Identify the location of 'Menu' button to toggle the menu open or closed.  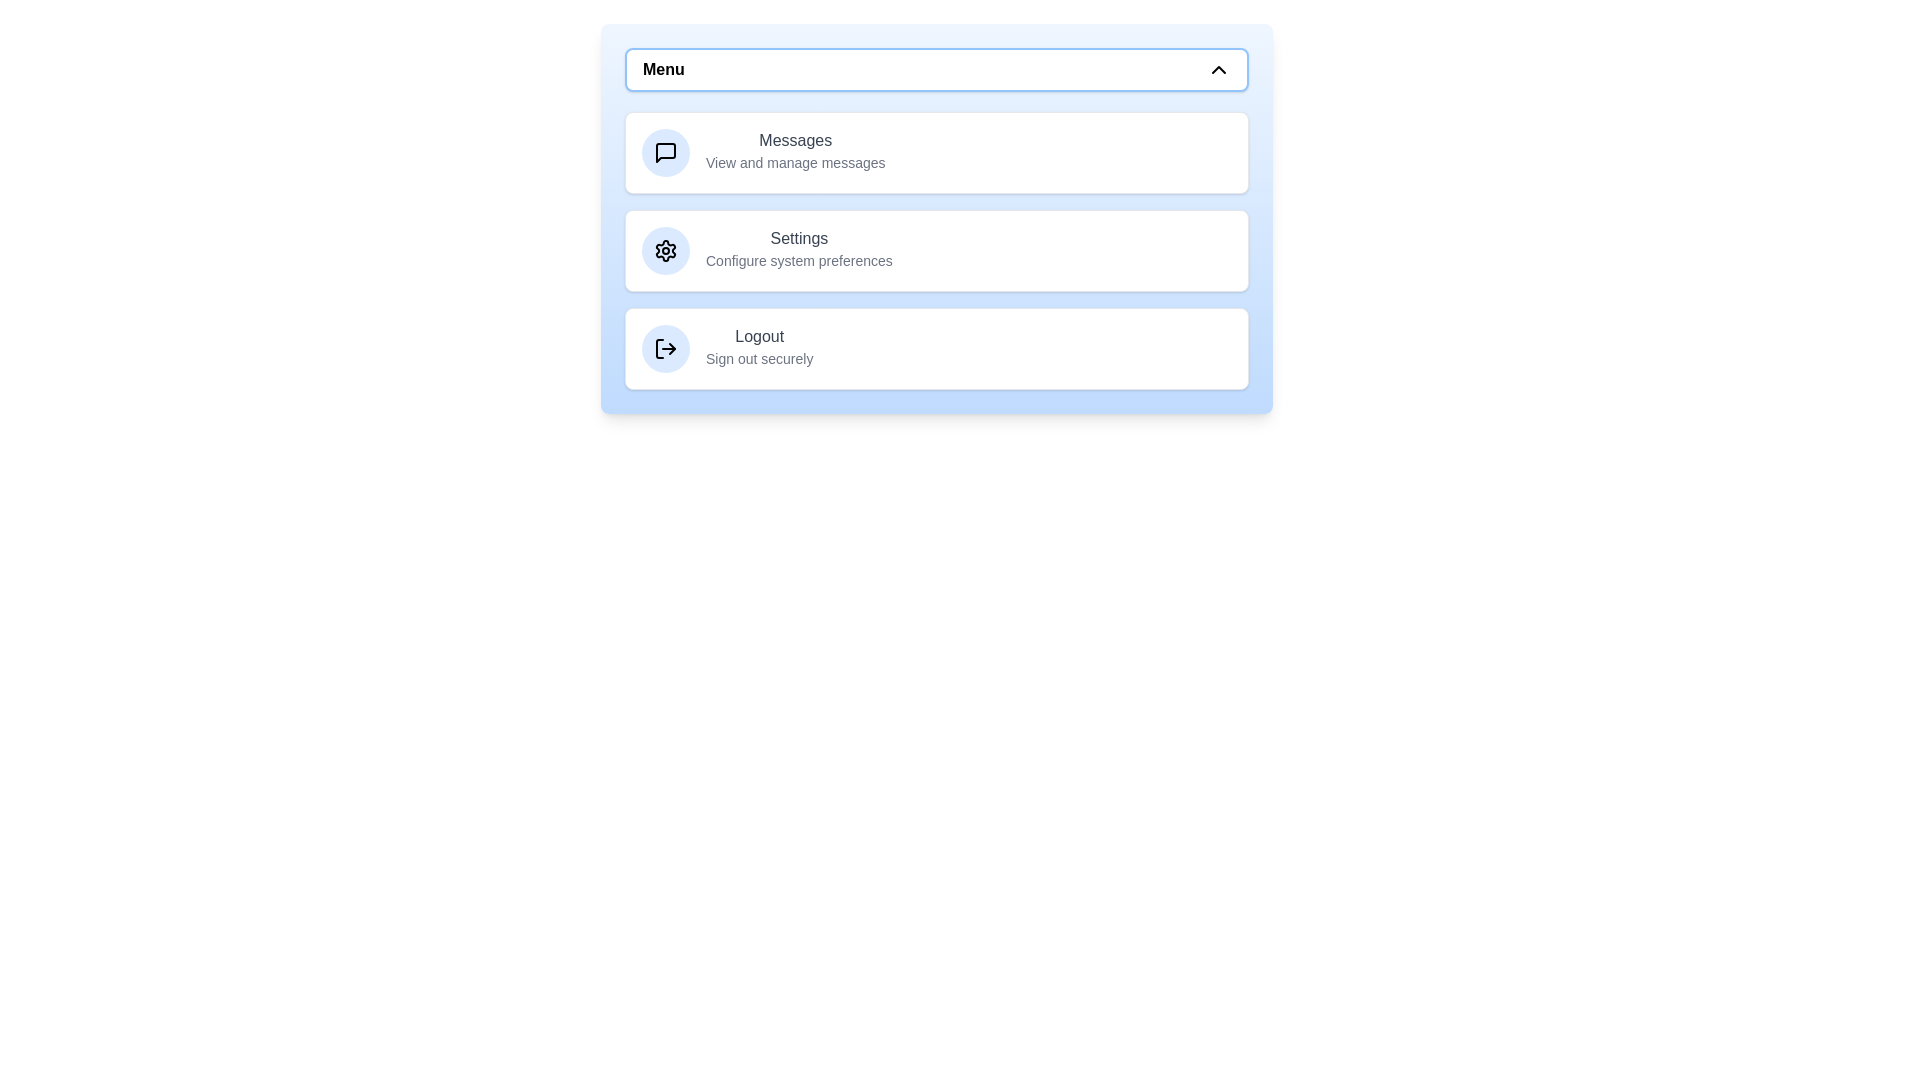
(935, 68).